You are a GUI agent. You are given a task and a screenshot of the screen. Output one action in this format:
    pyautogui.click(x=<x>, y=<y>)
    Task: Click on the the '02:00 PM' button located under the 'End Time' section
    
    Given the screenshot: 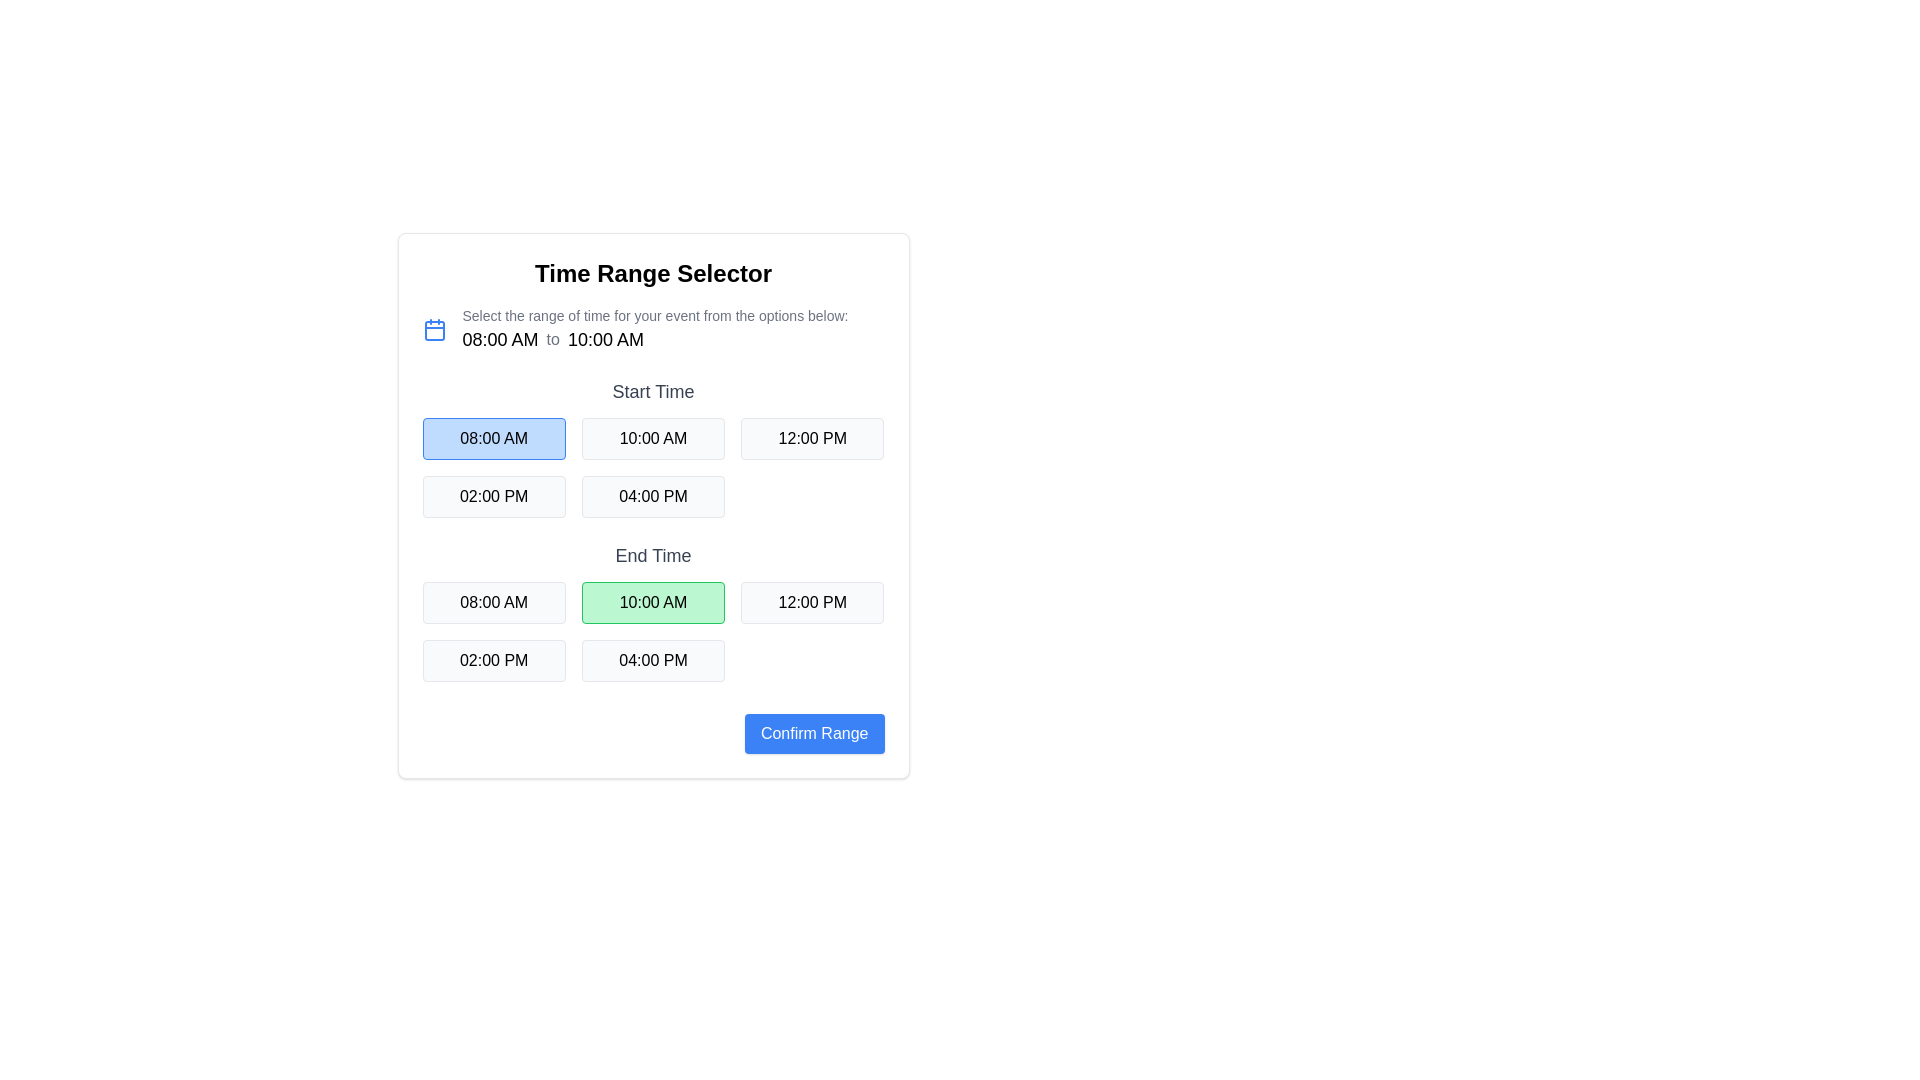 What is the action you would take?
    pyautogui.click(x=494, y=660)
    